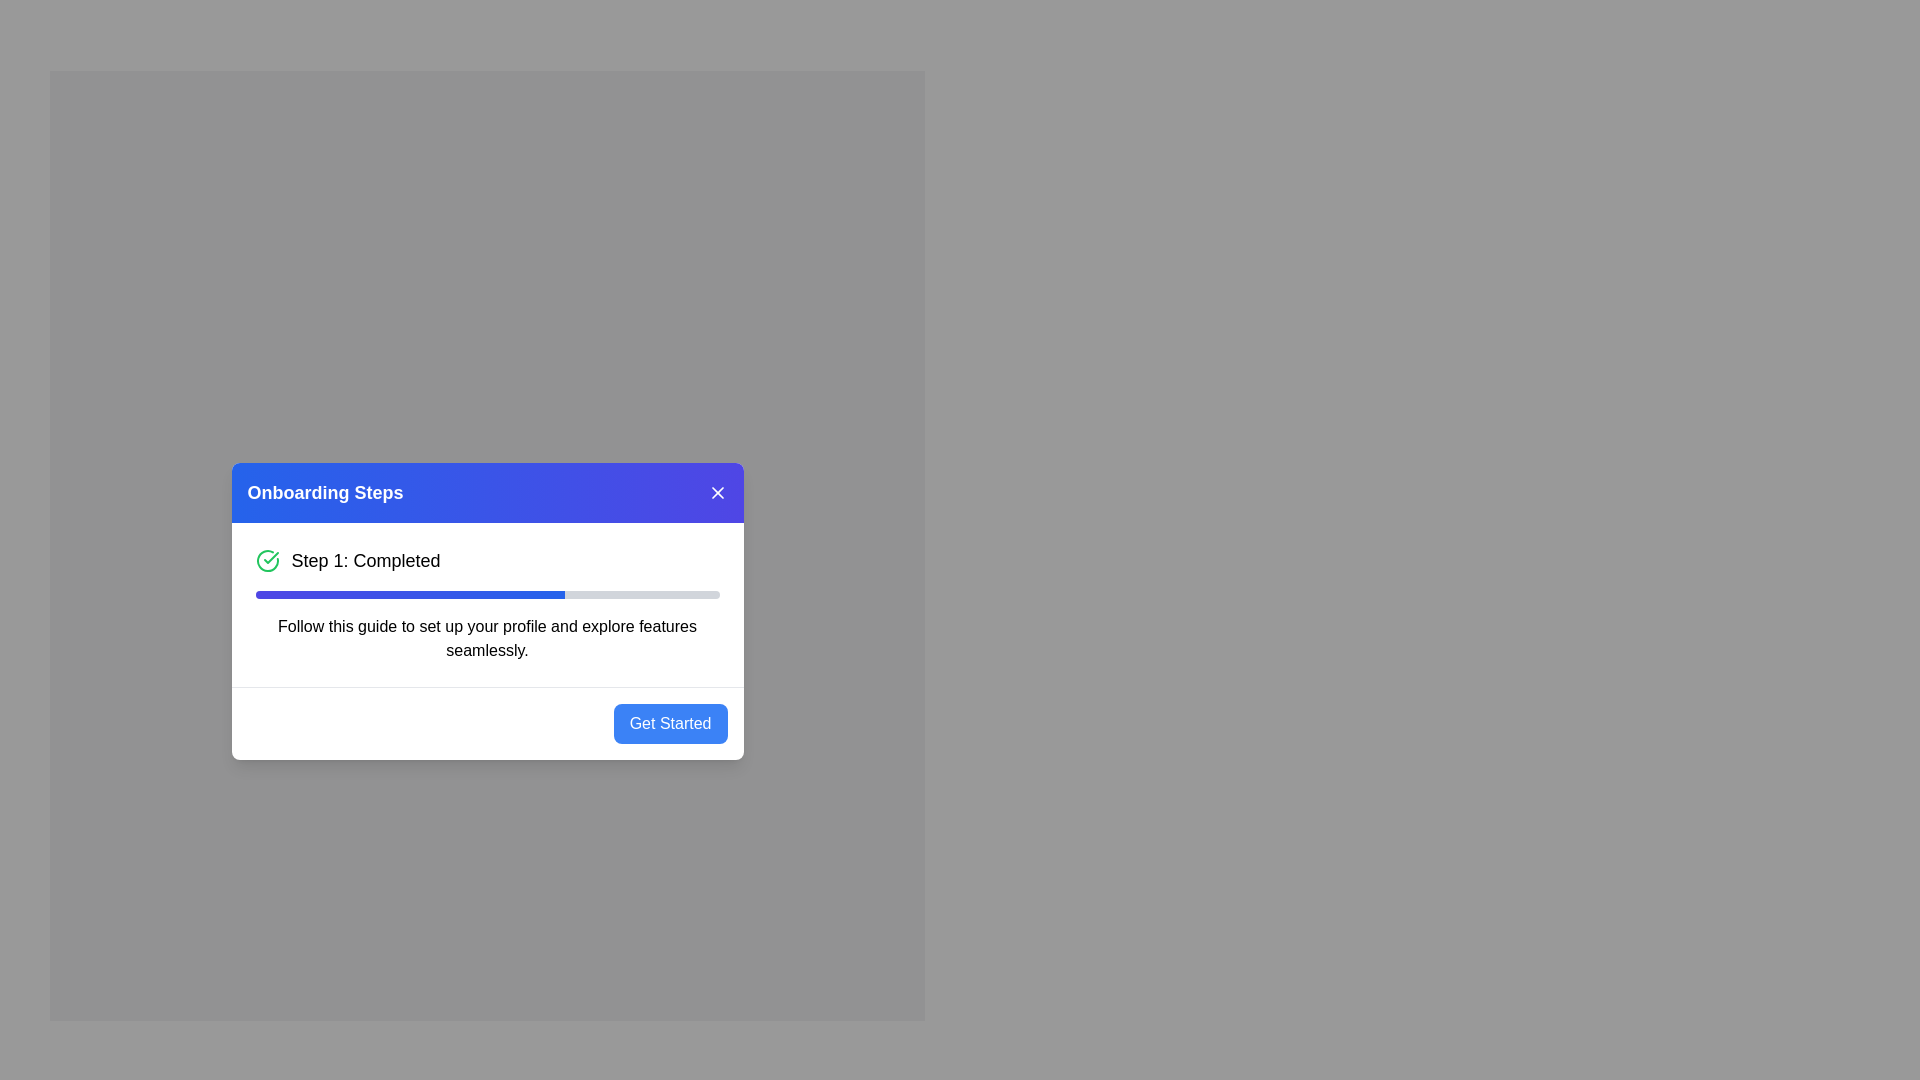 This screenshot has height=1080, width=1920. What do you see at coordinates (487, 603) in the screenshot?
I see `the instructional text links in the Informational Panel titled 'Step 1: Completed', which is centrally located within the modal dialog` at bounding box center [487, 603].